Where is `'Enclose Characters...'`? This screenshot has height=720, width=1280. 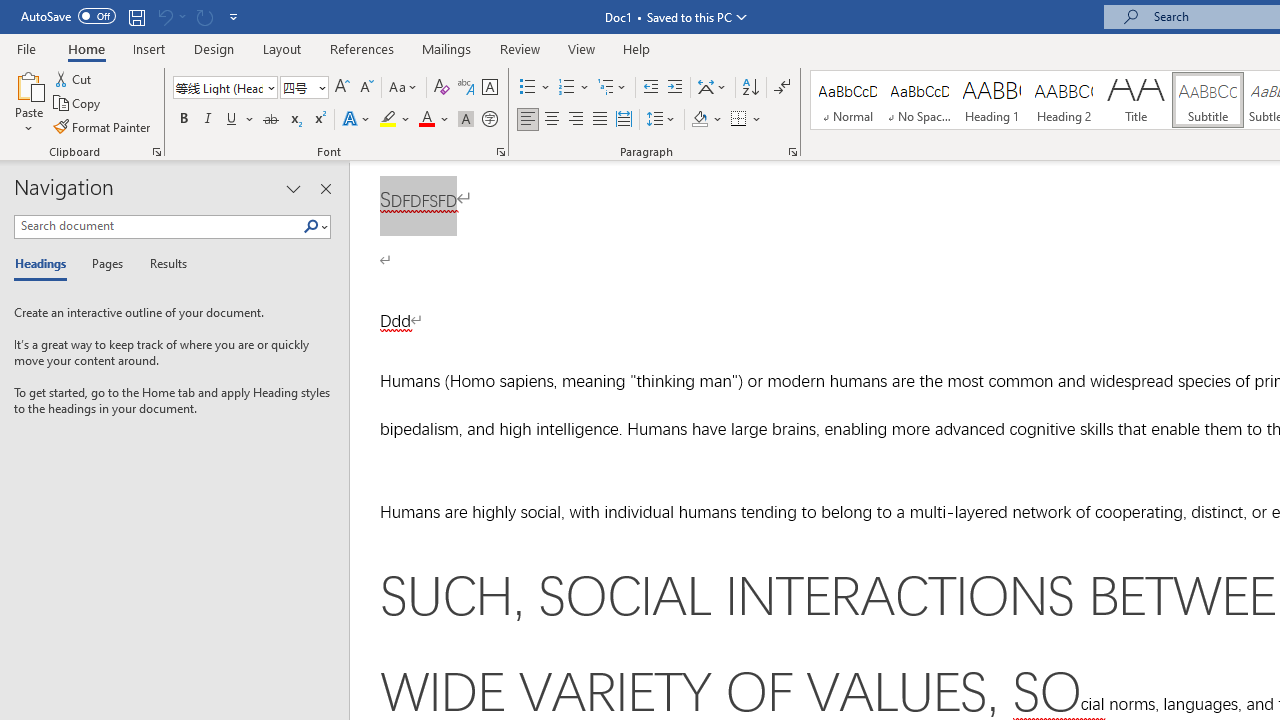 'Enclose Characters...' is located at coordinates (489, 119).